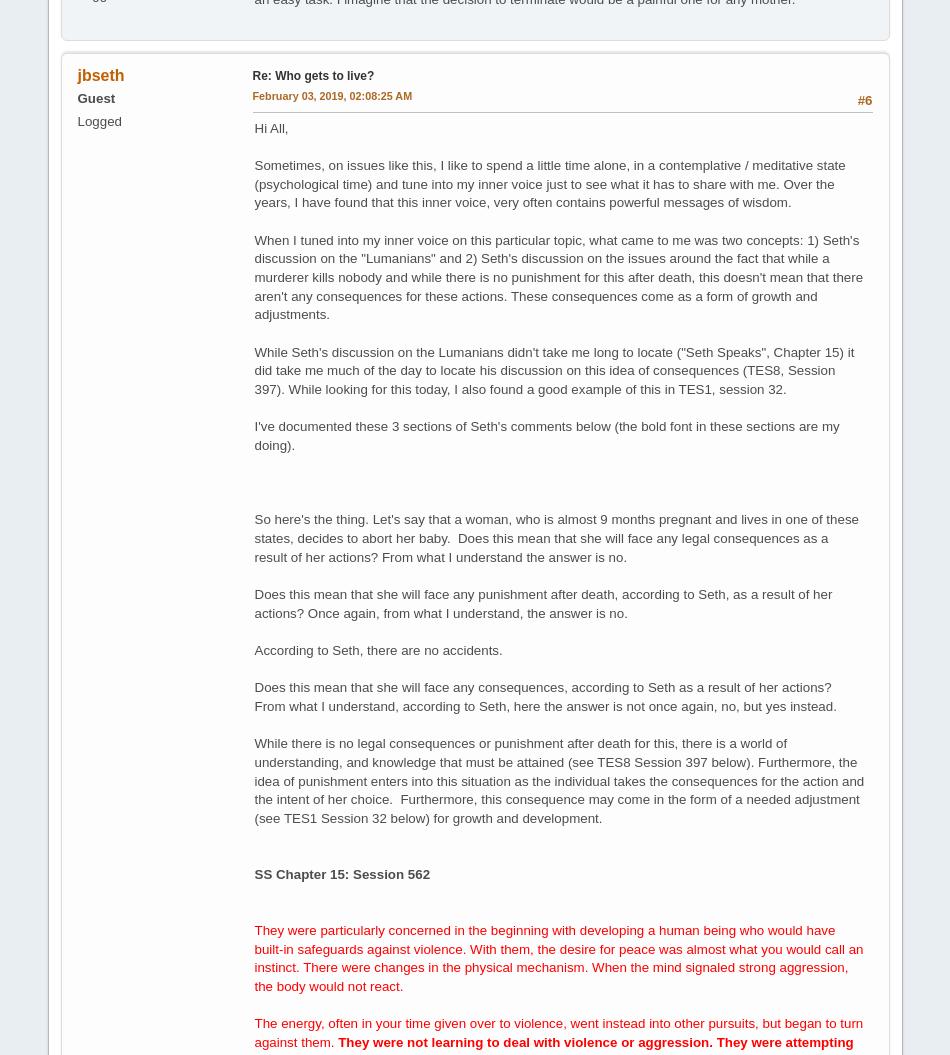  Describe the element at coordinates (546, 434) in the screenshot. I see `'I've documented these 3 sections of Seth's comments below (the bold font in these sections are my doing).'` at that location.